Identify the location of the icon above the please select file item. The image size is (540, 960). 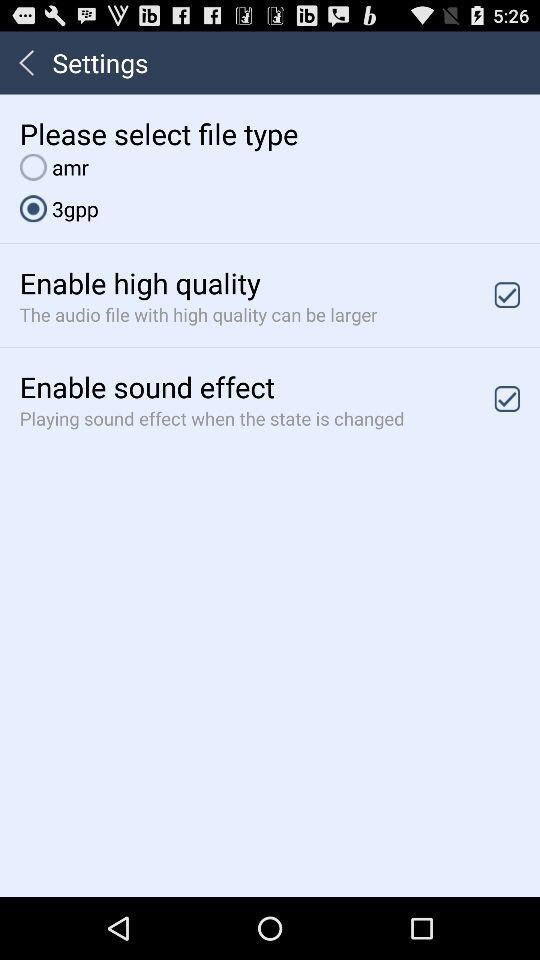
(25, 62).